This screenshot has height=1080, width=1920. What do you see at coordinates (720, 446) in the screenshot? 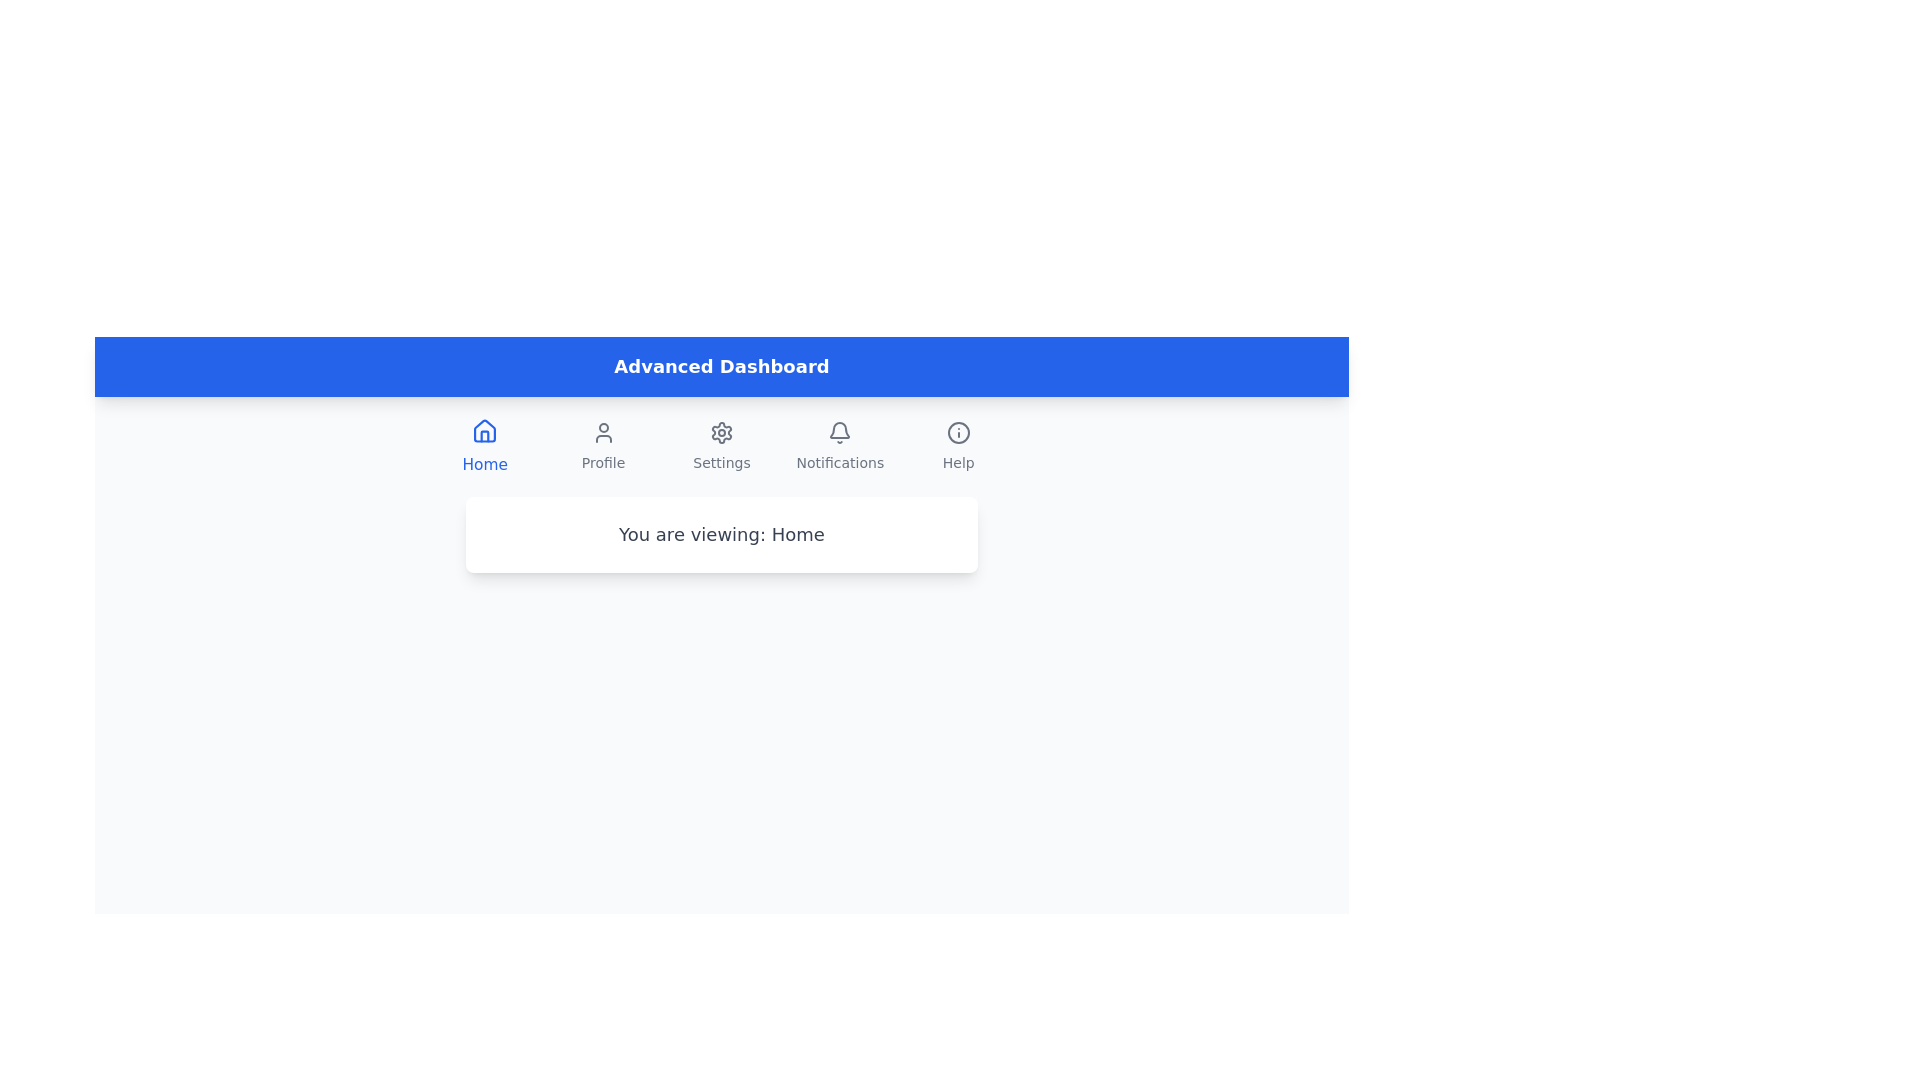
I see `the 'Settings' option in the navigation bar` at bounding box center [720, 446].